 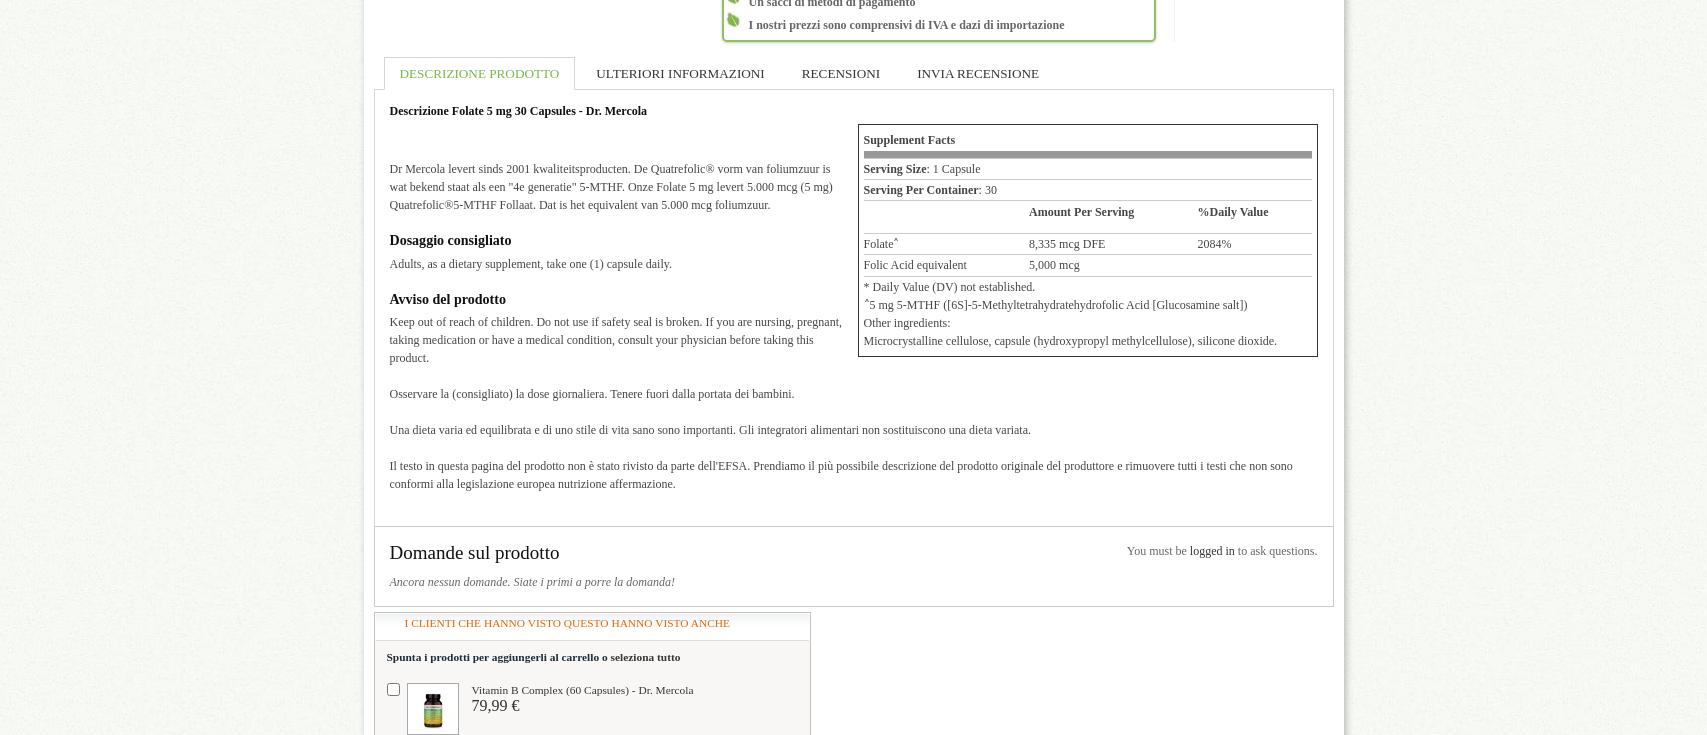 I want to click on 'Spunta i prodotti per aggiungerli al carrello o', so click(x=497, y=656).